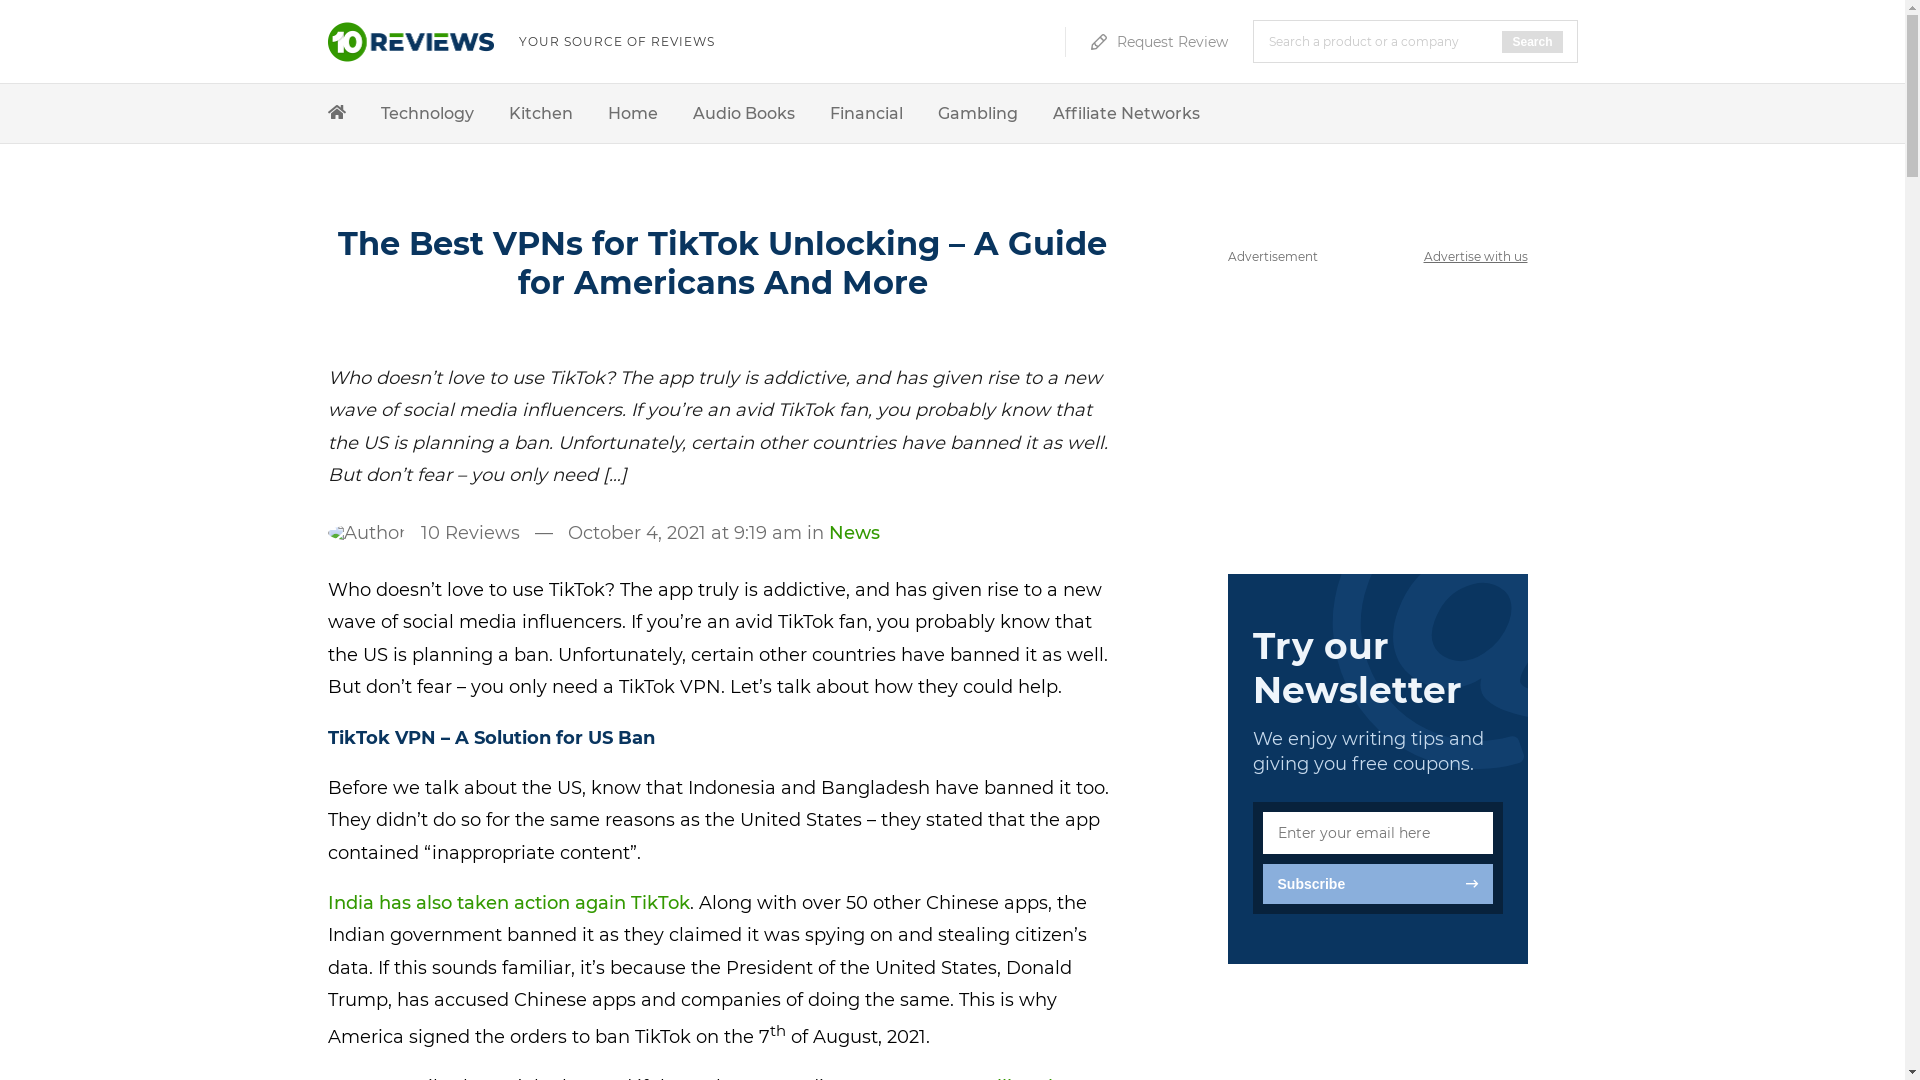 Image resolution: width=1920 pixels, height=1080 pixels. I want to click on 'Gambling', so click(936, 113).